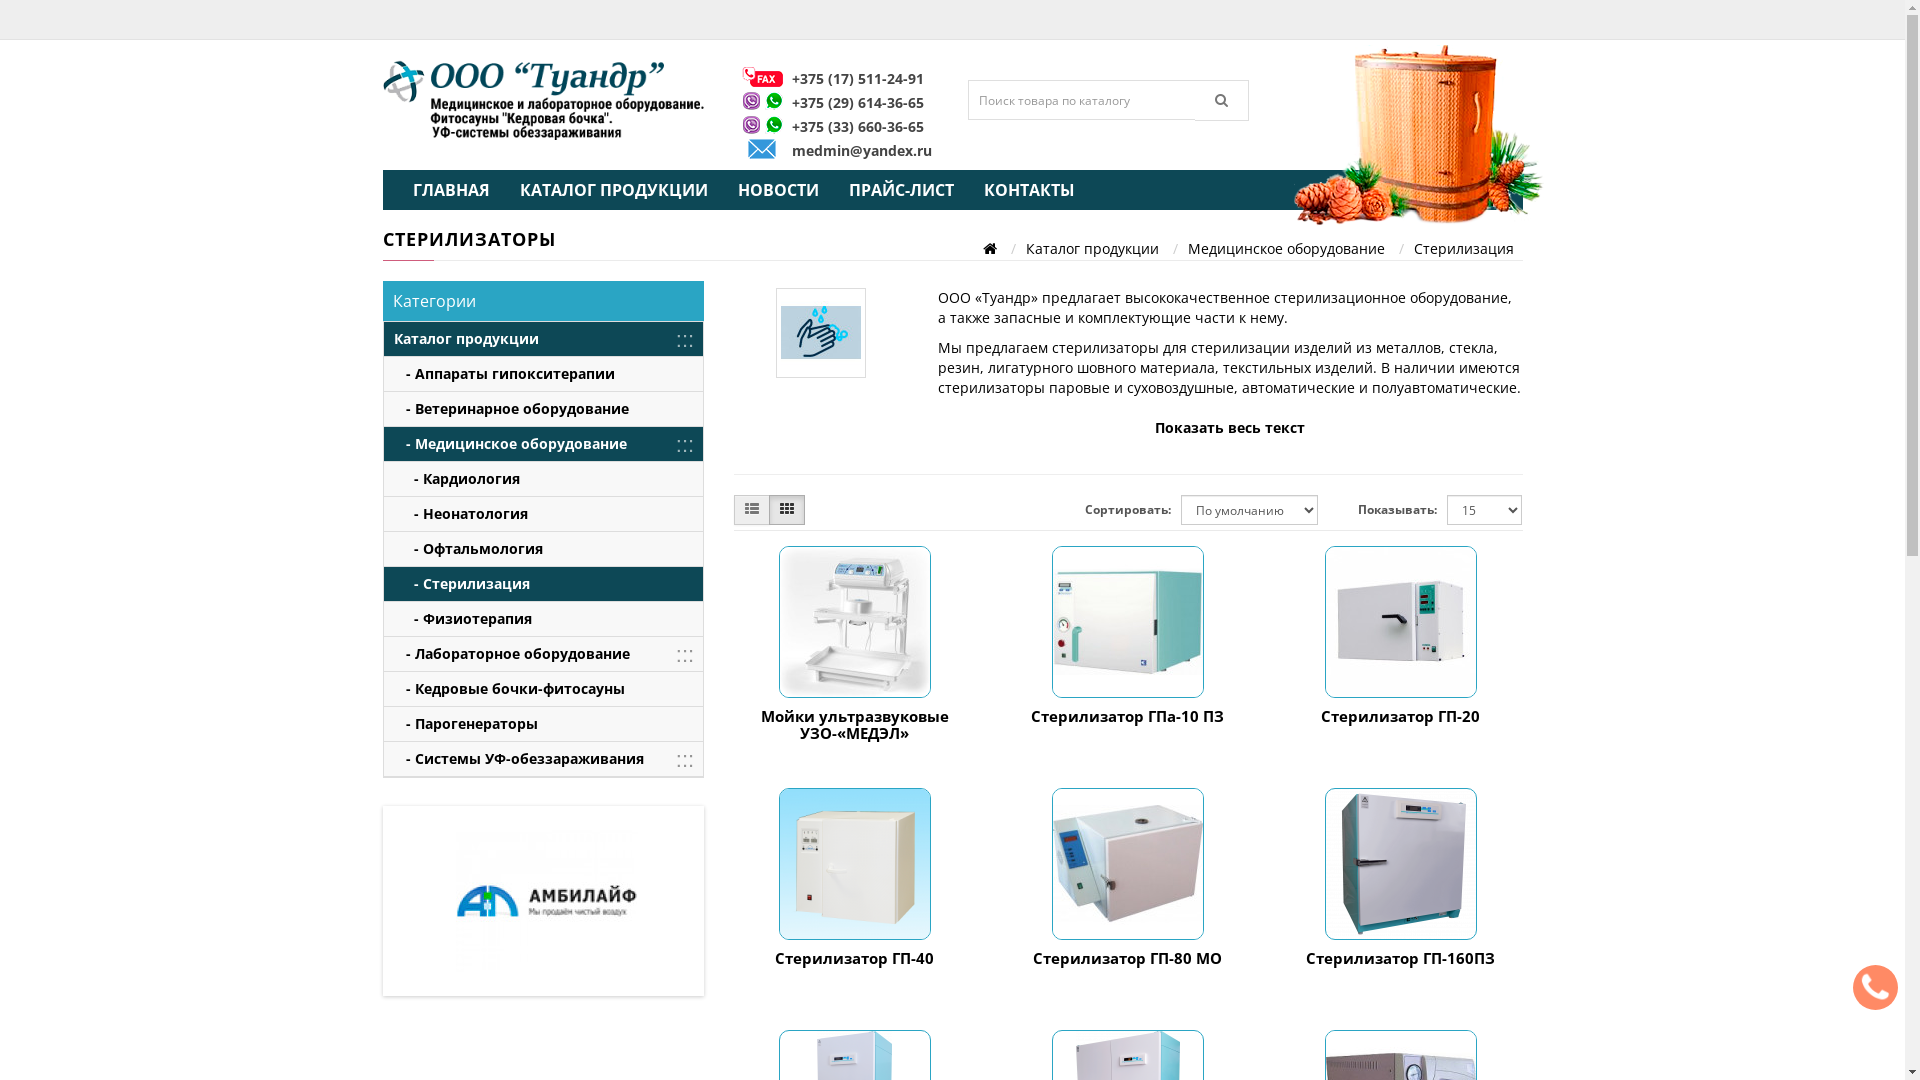 The image size is (1920, 1080). I want to click on '+375 (17) 511-24-91', so click(858, 77).